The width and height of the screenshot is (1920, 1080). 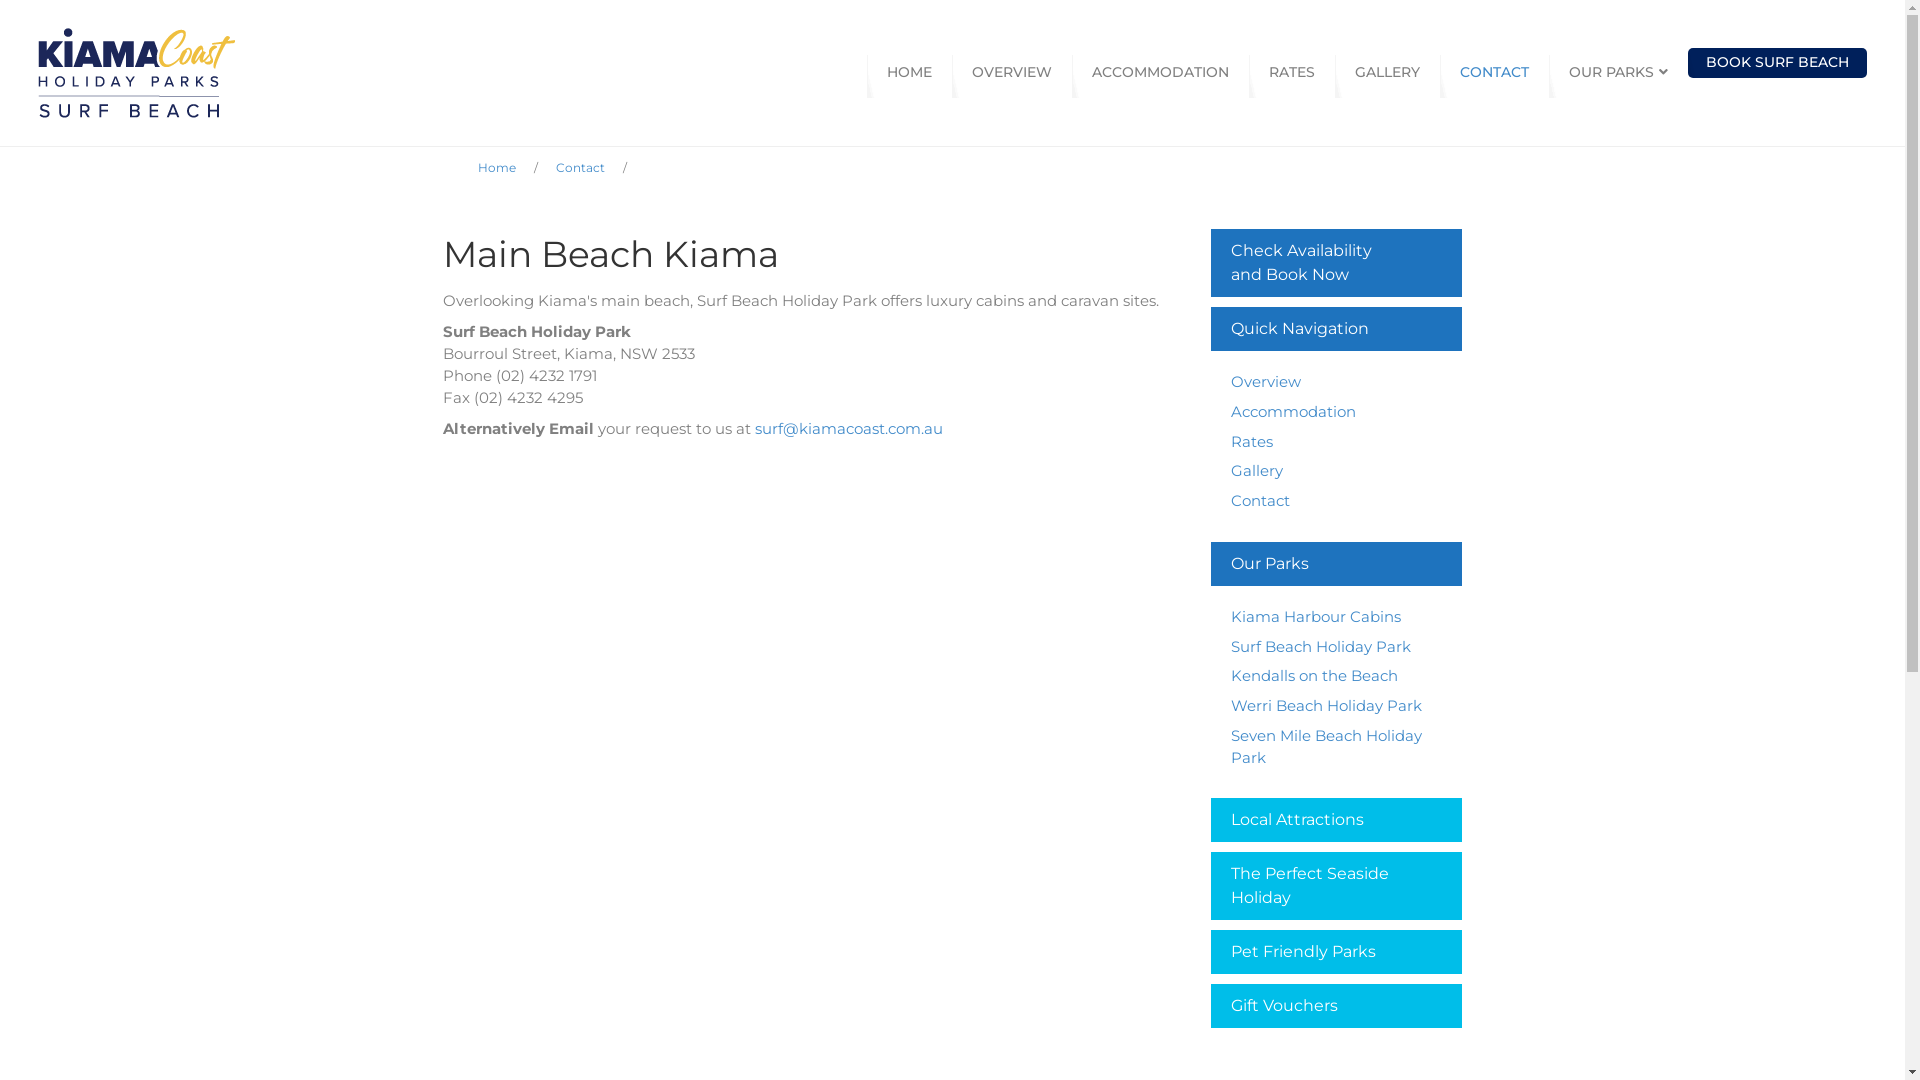 What do you see at coordinates (1012, 72) in the screenshot?
I see `'OVERVIEW'` at bounding box center [1012, 72].